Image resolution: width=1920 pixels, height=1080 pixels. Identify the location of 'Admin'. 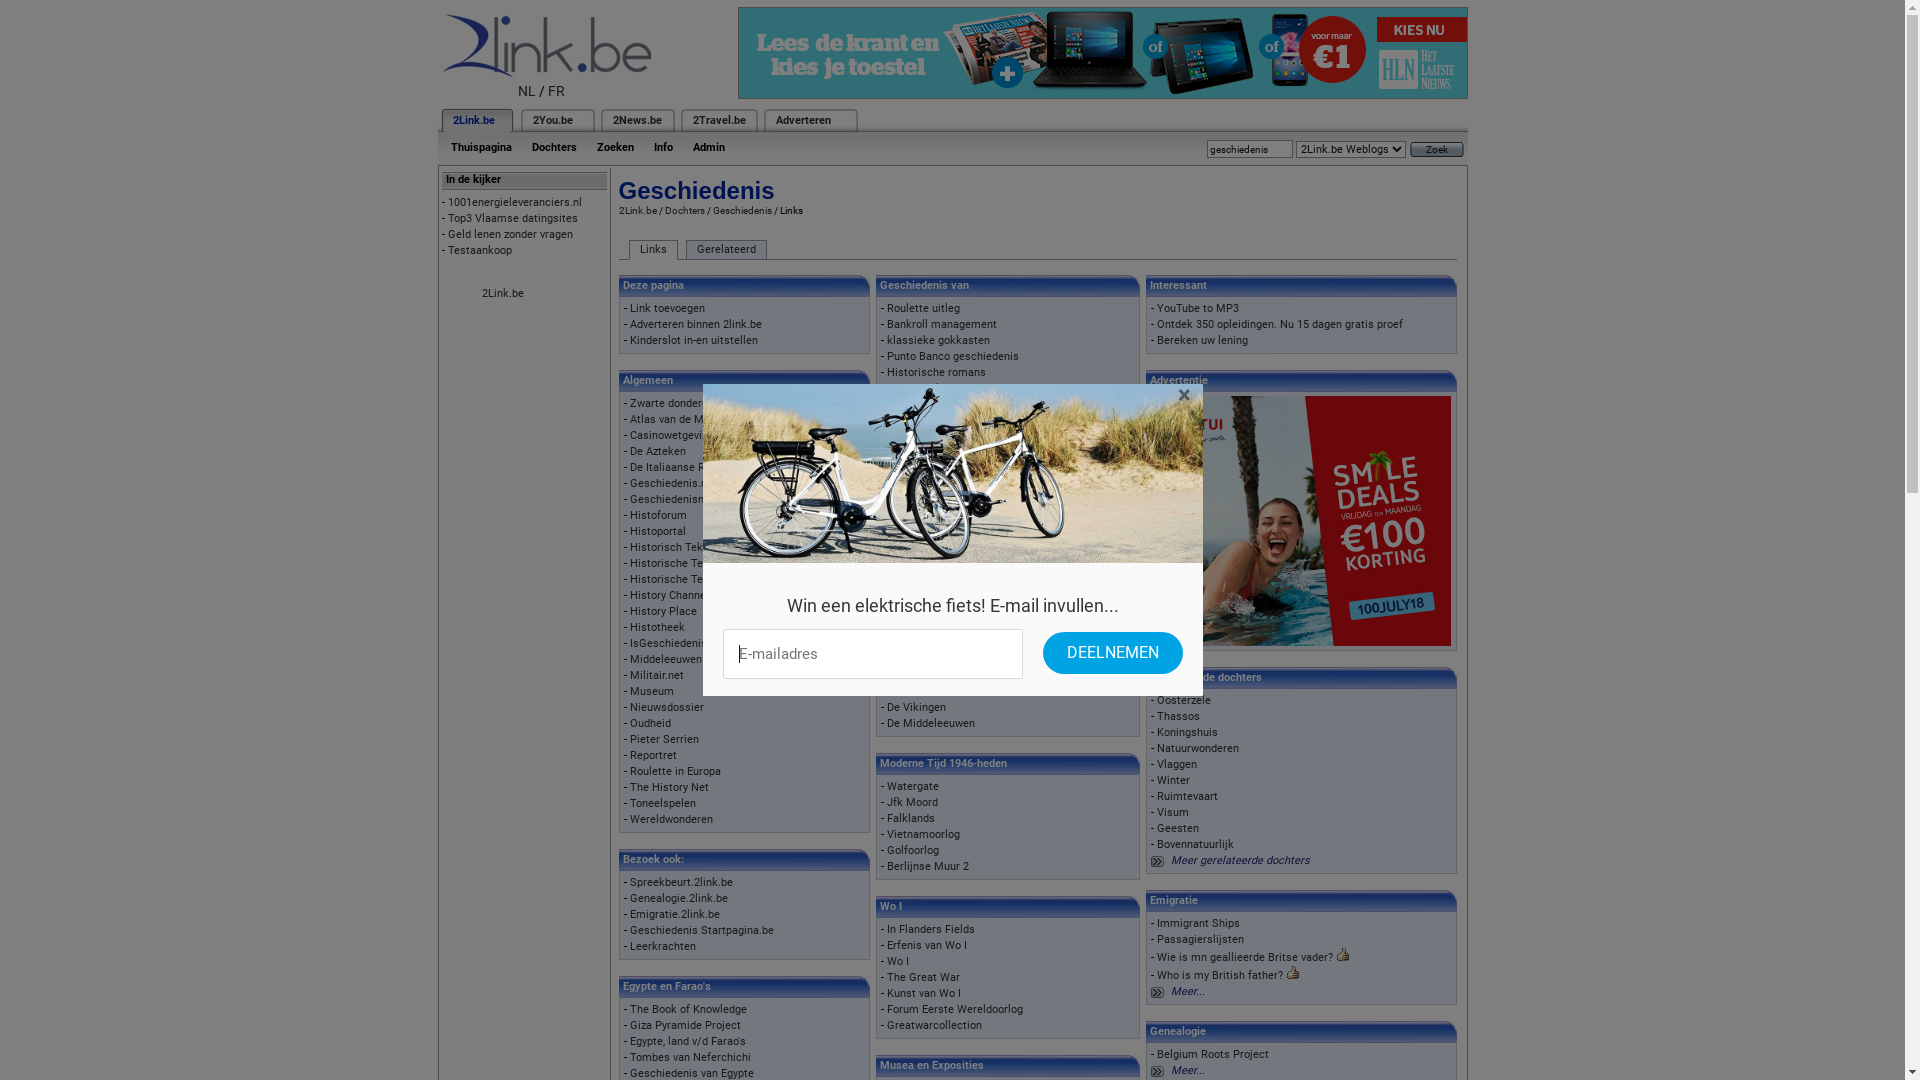
(708, 146).